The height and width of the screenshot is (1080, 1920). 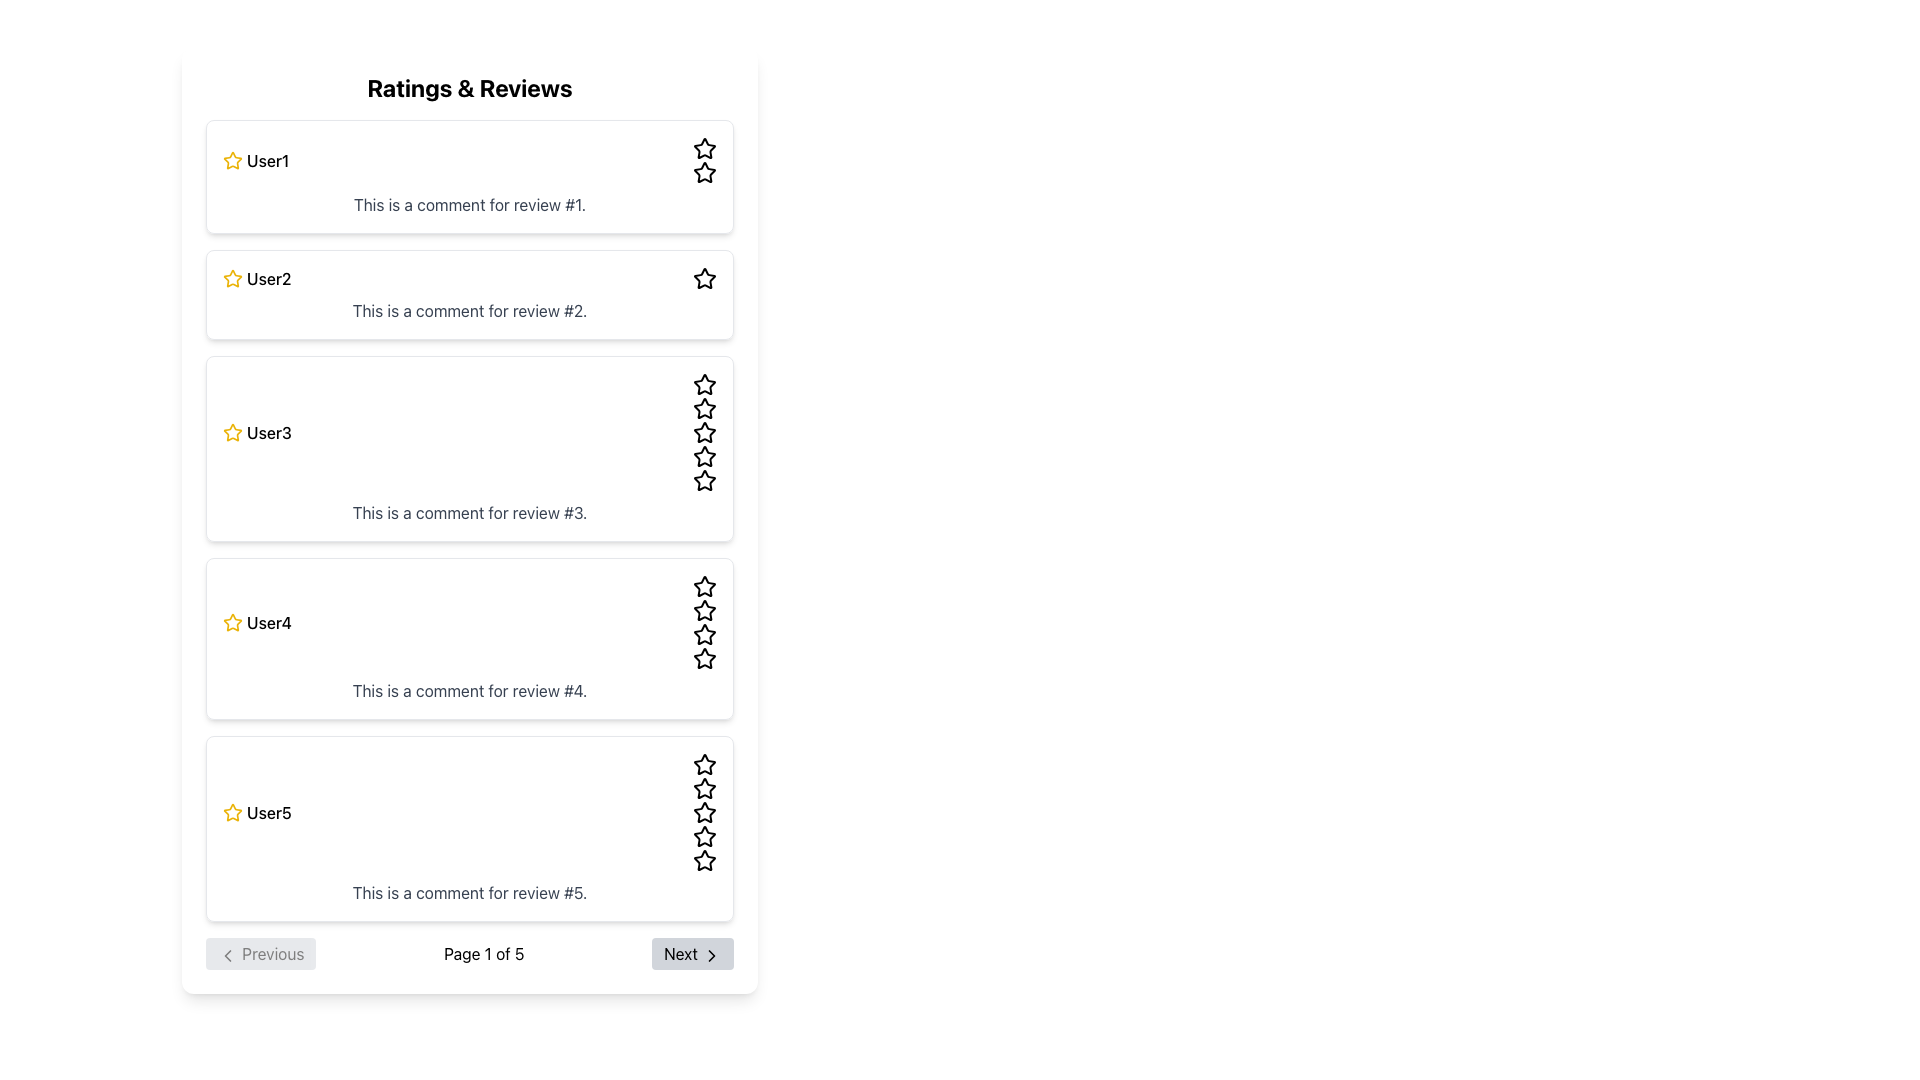 What do you see at coordinates (705, 278) in the screenshot?
I see `the second outlined star icon in the 'User2' rating section` at bounding box center [705, 278].